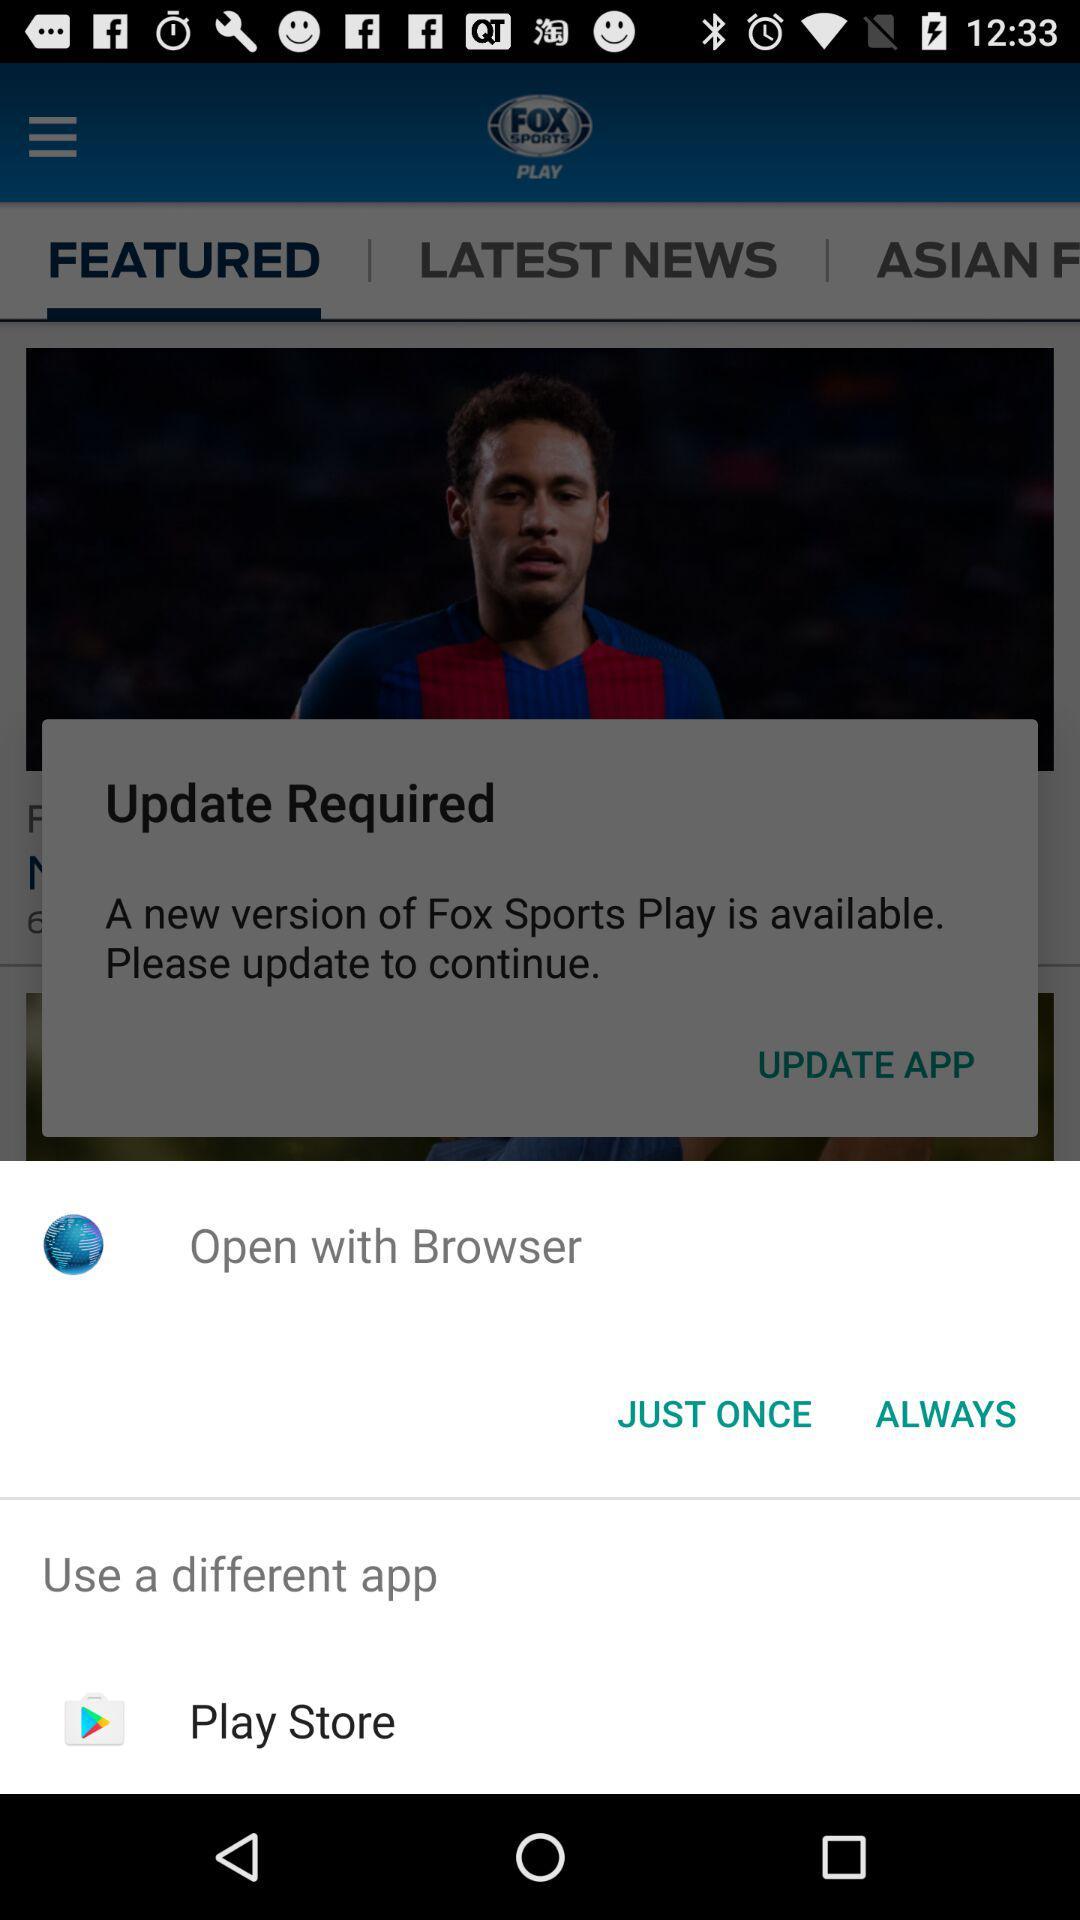 This screenshot has height=1920, width=1080. What do you see at coordinates (945, 1411) in the screenshot?
I see `the button next to the just once item` at bounding box center [945, 1411].